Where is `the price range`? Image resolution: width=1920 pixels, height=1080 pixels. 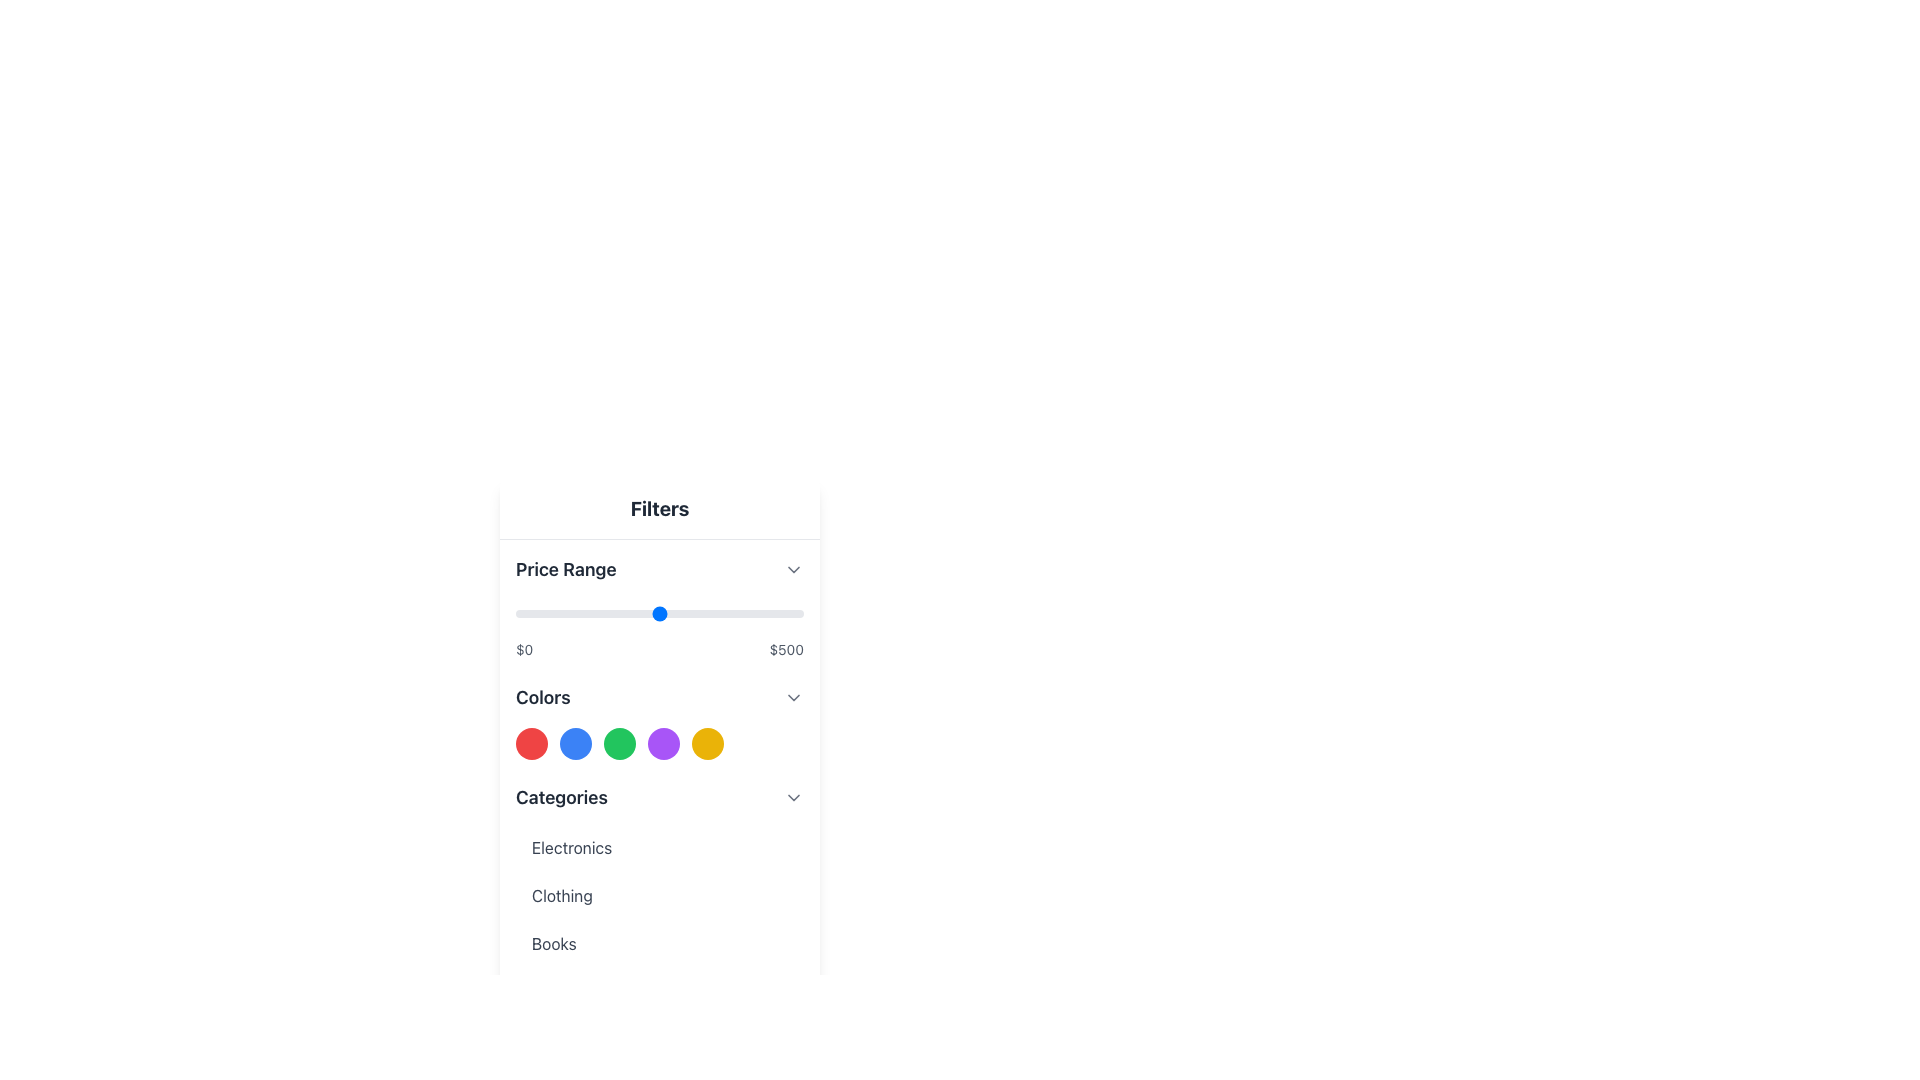 the price range is located at coordinates (517, 612).